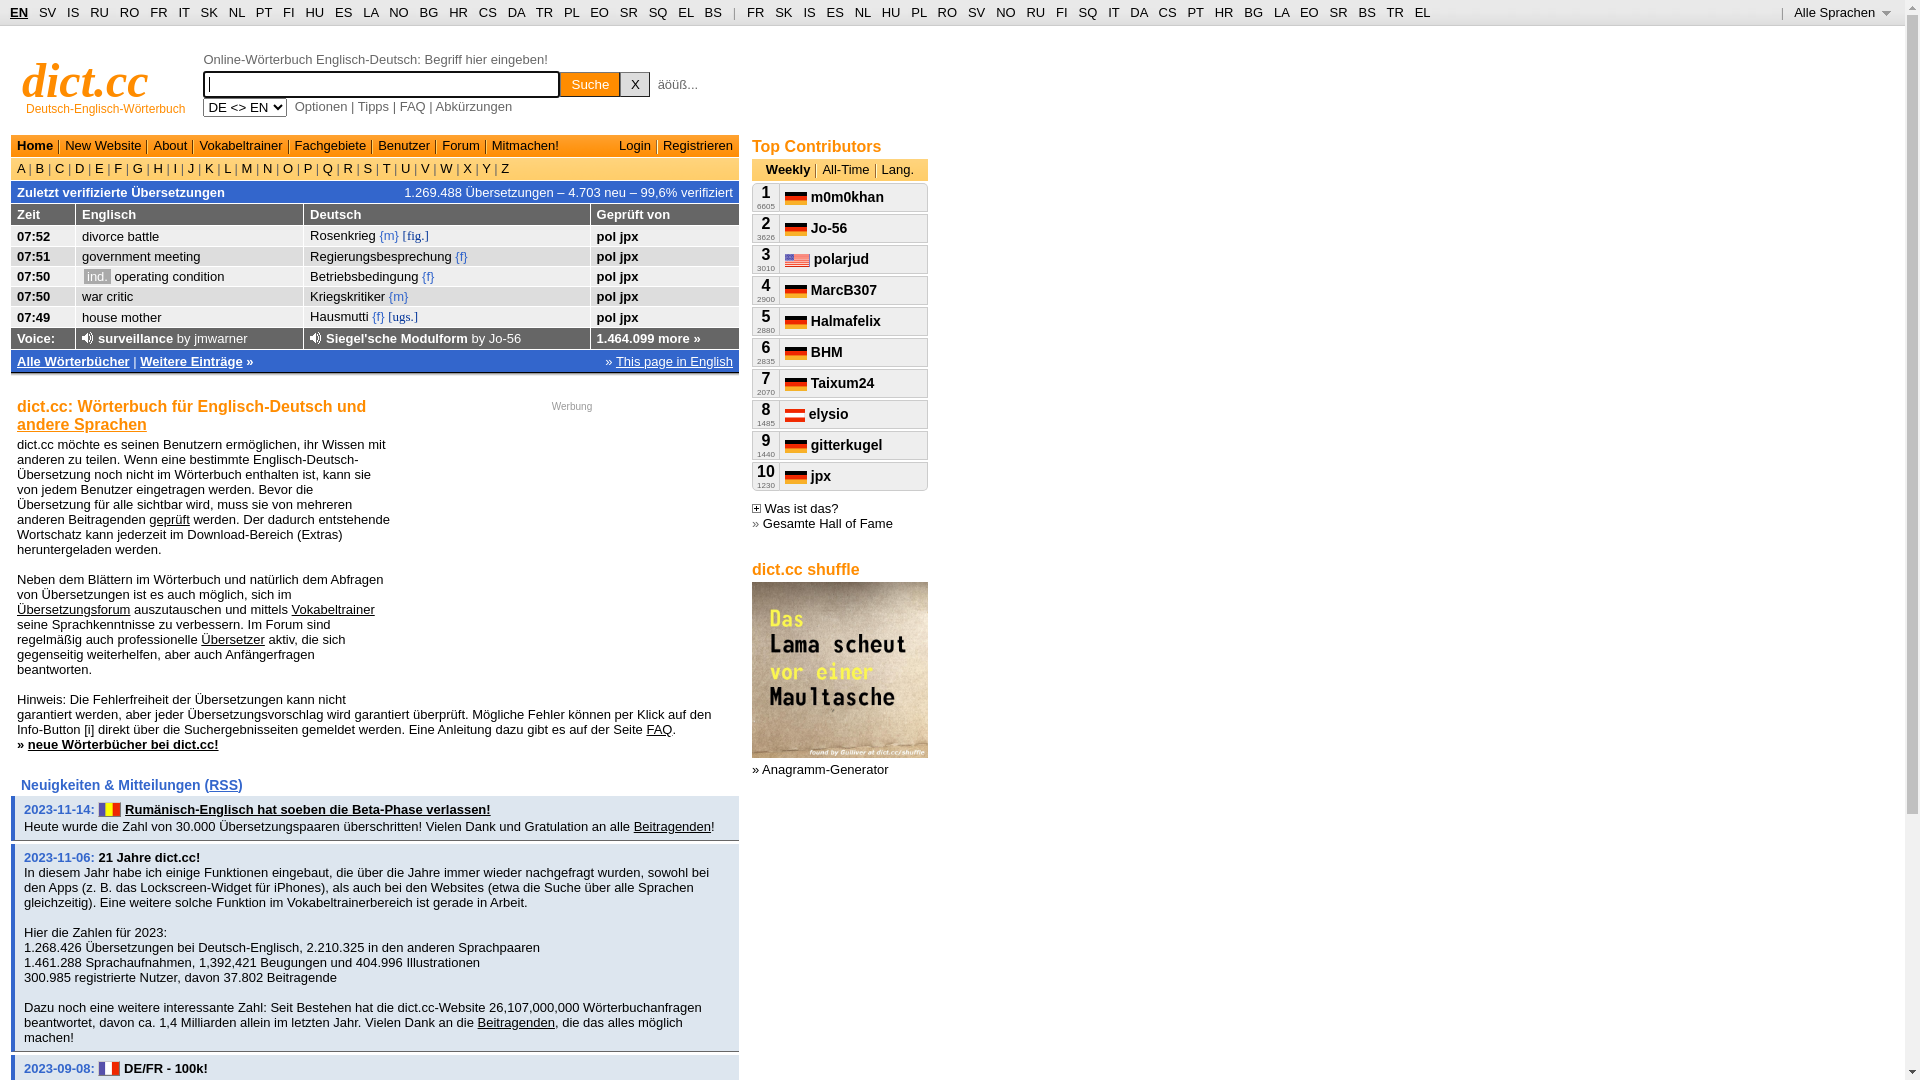 The height and width of the screenshot is (1080, 1920). Describe the element at coordinates (478, 167) in the screenshot. I see `'Y'` at that location.